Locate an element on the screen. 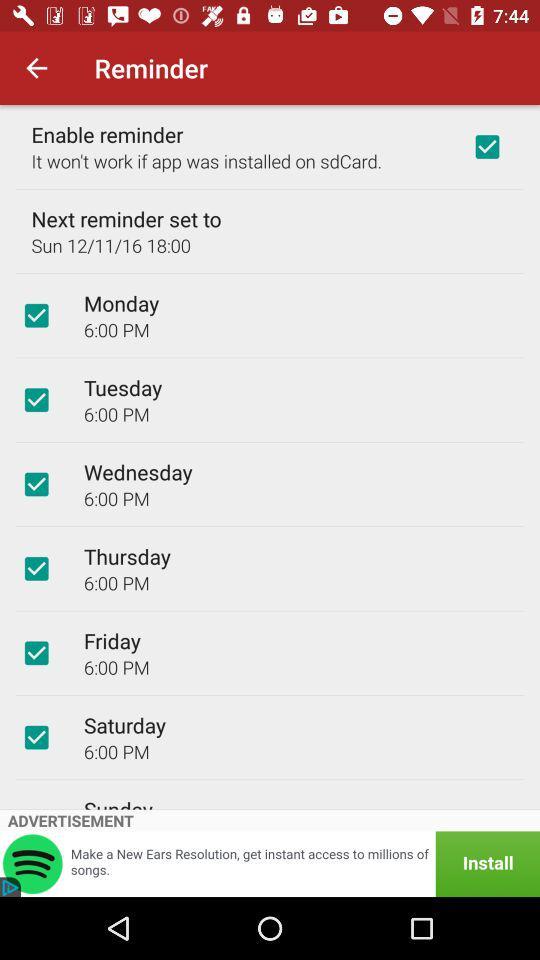 This screenshot has width=540, height=960. item next to the thursday icon is located at coordinates (36, 568).